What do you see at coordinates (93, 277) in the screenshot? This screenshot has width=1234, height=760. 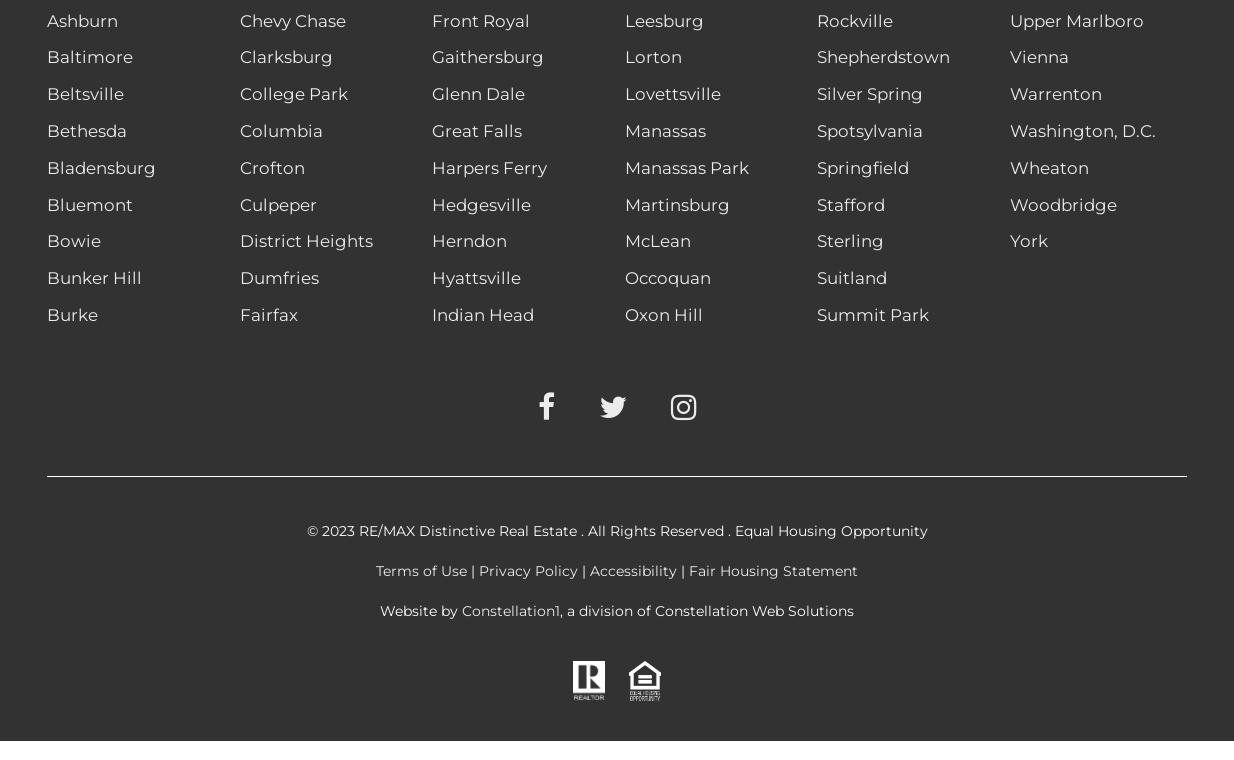 I see `'Bunker Hill'` at bounding box center [93, 277].